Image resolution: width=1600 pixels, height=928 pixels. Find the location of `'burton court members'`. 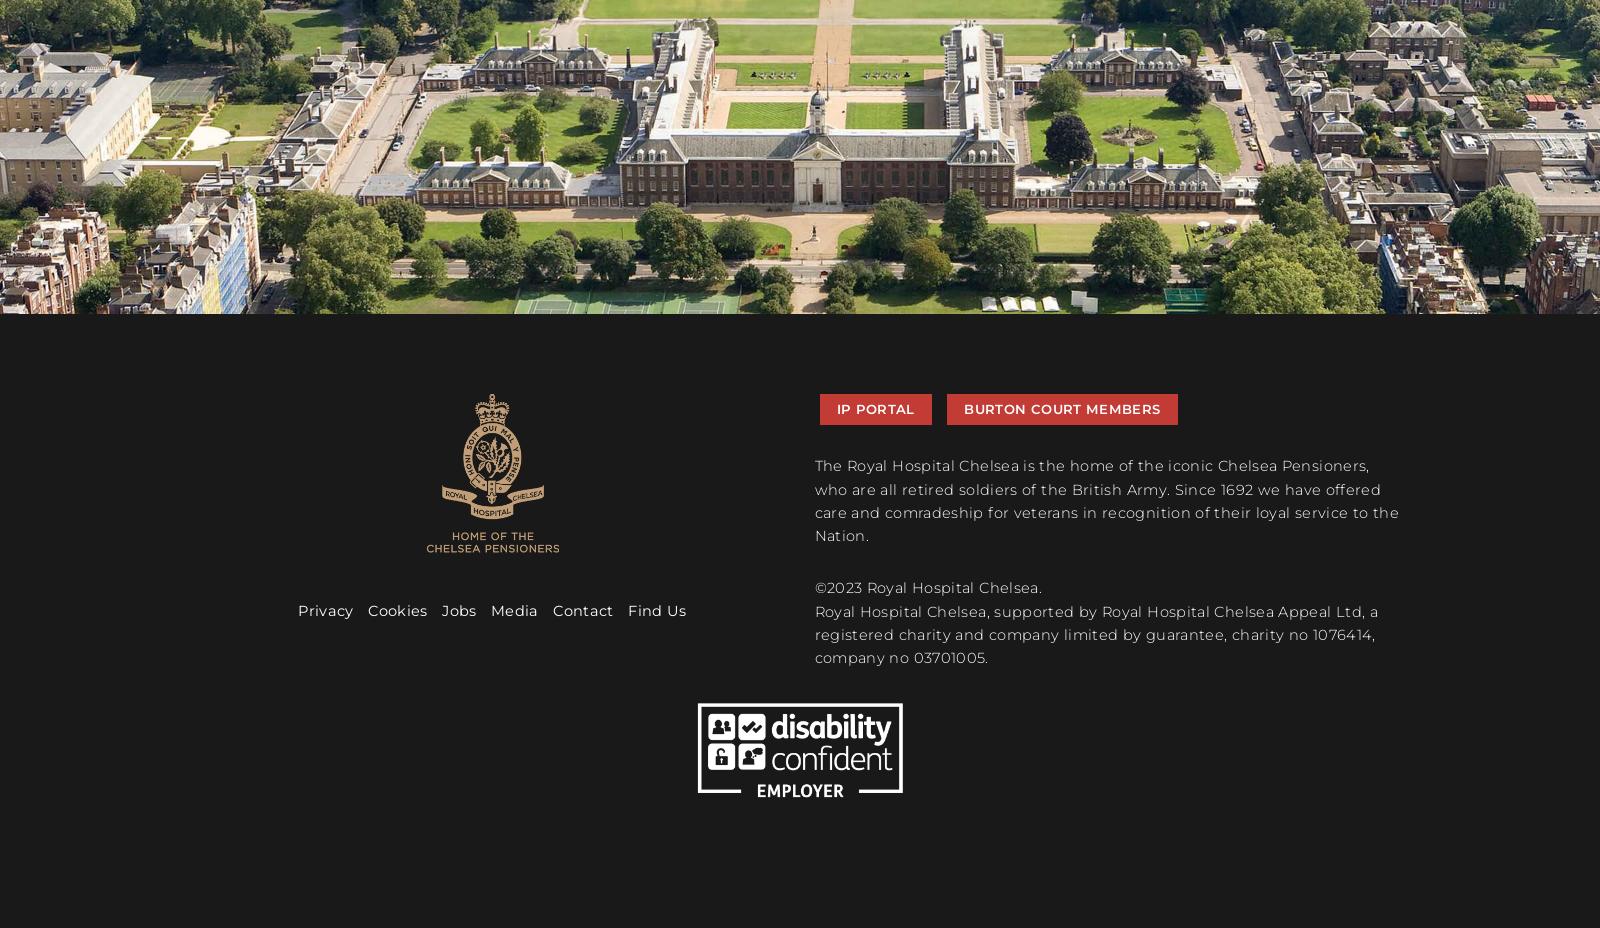

'burton court members' is located at coordinates (963, 408).